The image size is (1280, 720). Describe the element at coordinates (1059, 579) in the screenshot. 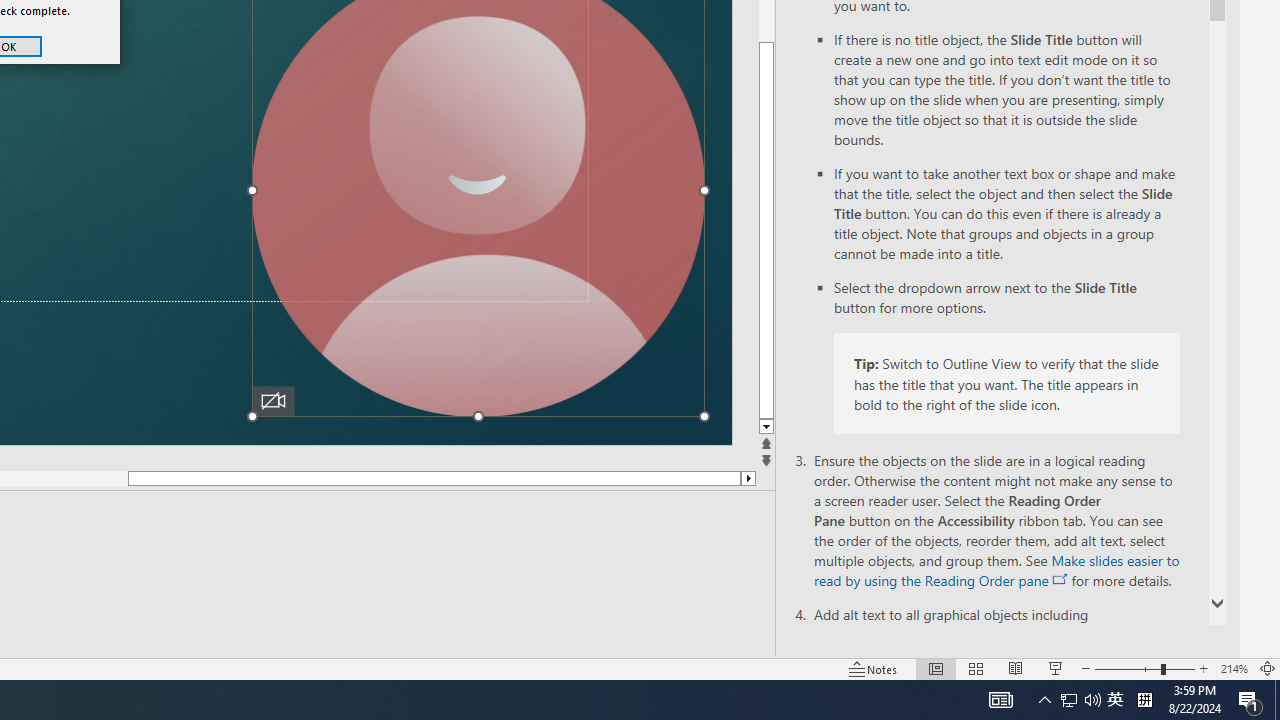

I see `'openinnewwindow'` at that location.